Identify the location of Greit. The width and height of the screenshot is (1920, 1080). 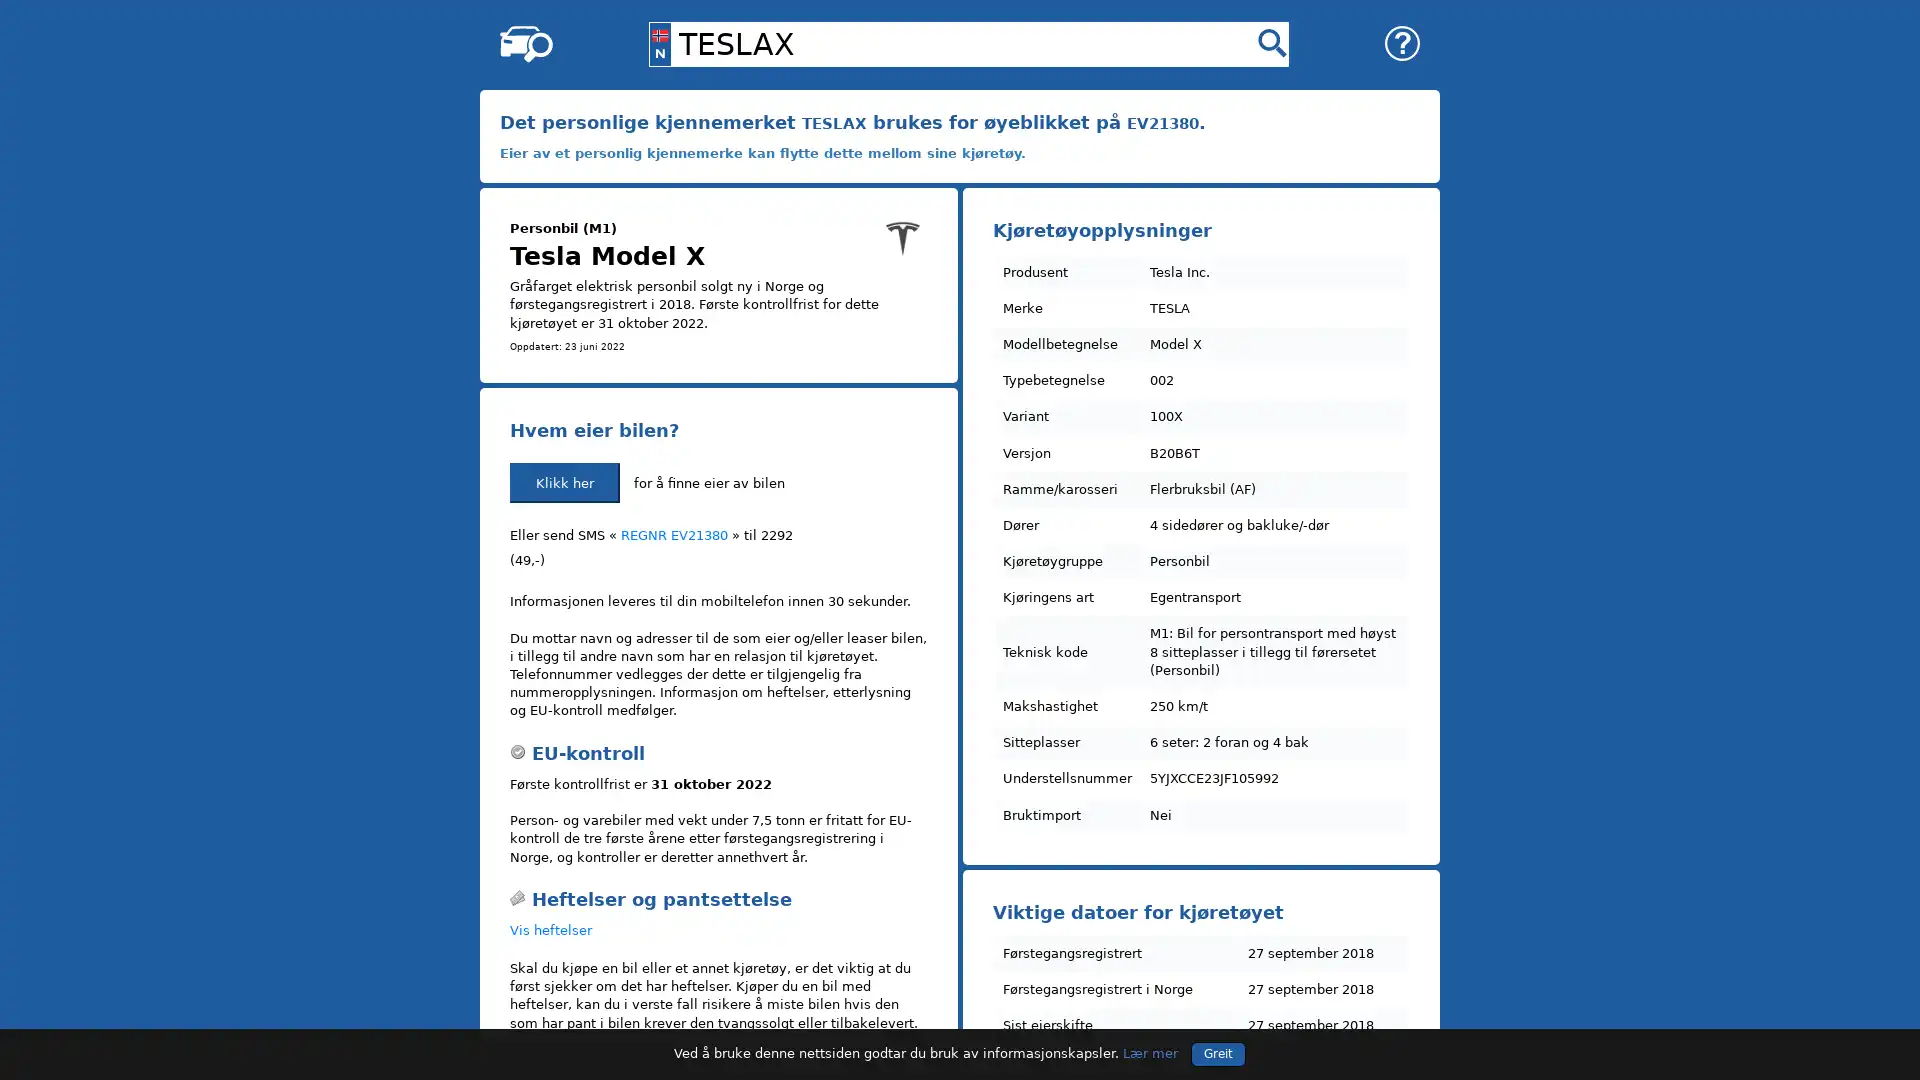
(1217, 1052).